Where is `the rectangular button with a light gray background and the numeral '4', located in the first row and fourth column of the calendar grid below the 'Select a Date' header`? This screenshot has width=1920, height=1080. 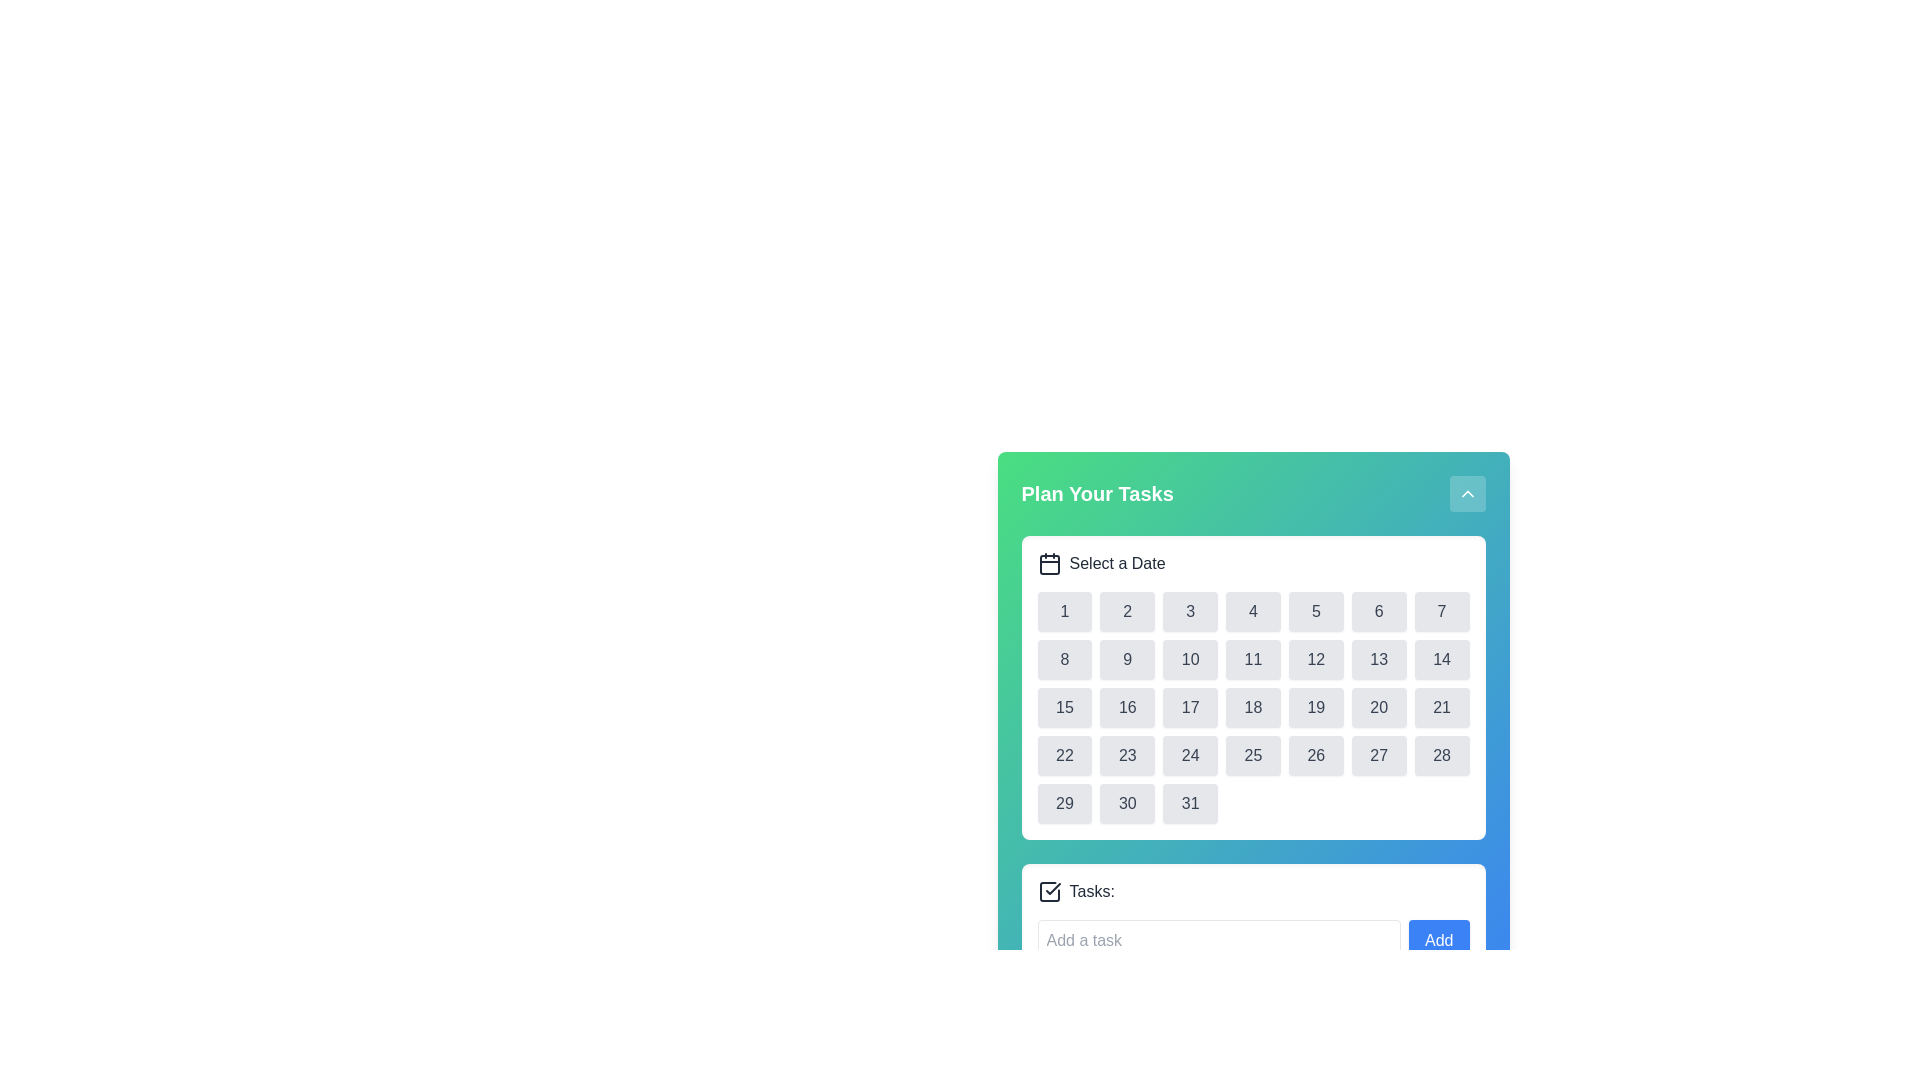
the rectangular button with a light gray background and the numeral '4', located in the first row and fourth column of the calendar grid below the 'Select a Date' header is located at coordinates (1252, 611).